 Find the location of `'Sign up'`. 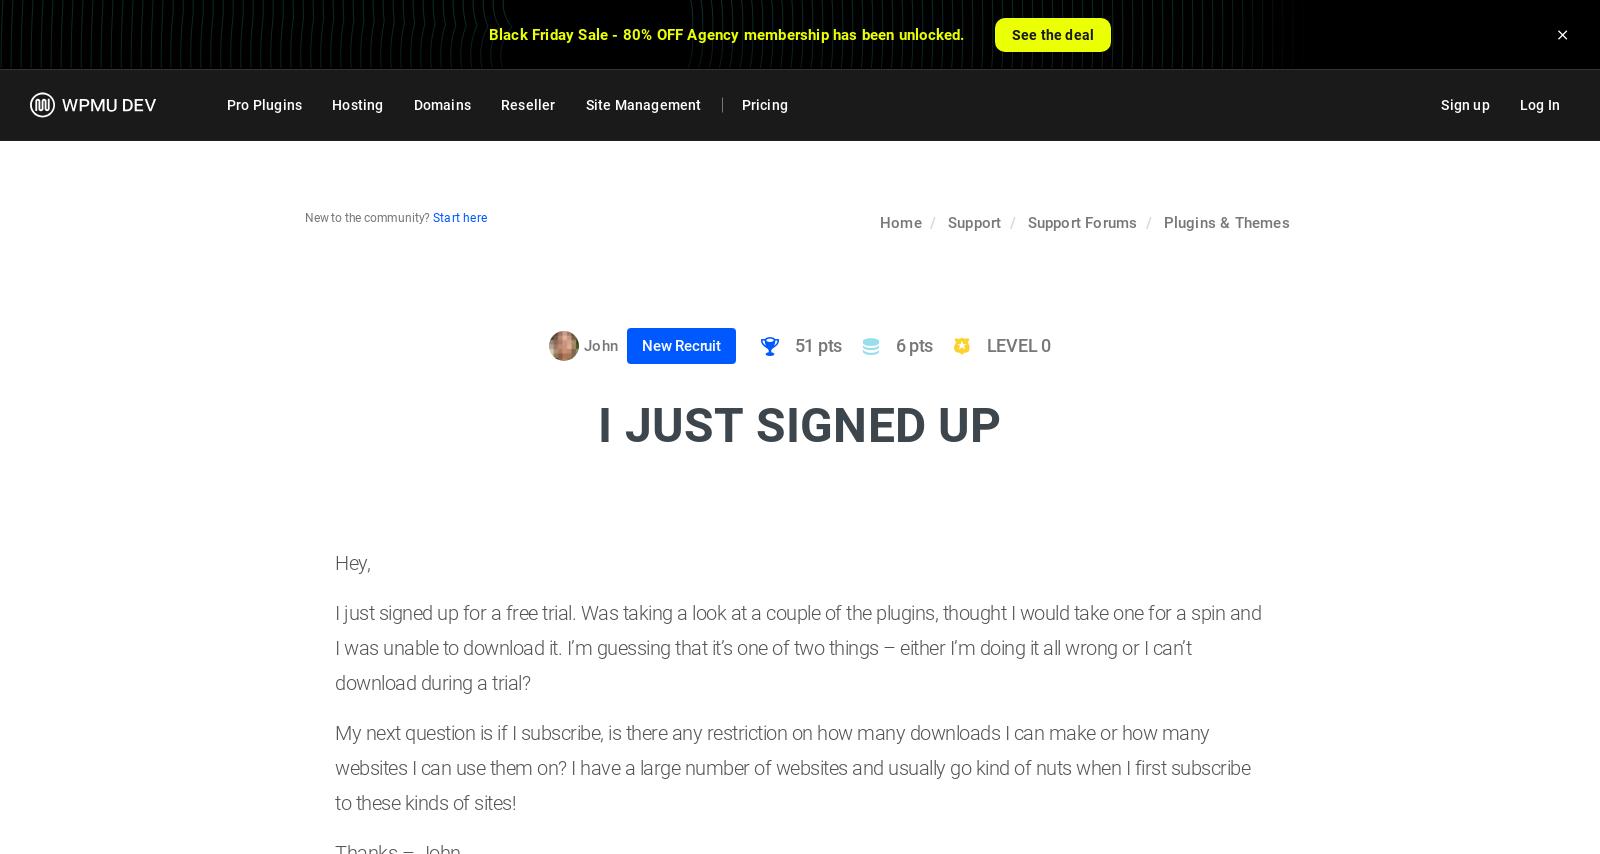

'Sign up' is located at coordinates (1464, 105).